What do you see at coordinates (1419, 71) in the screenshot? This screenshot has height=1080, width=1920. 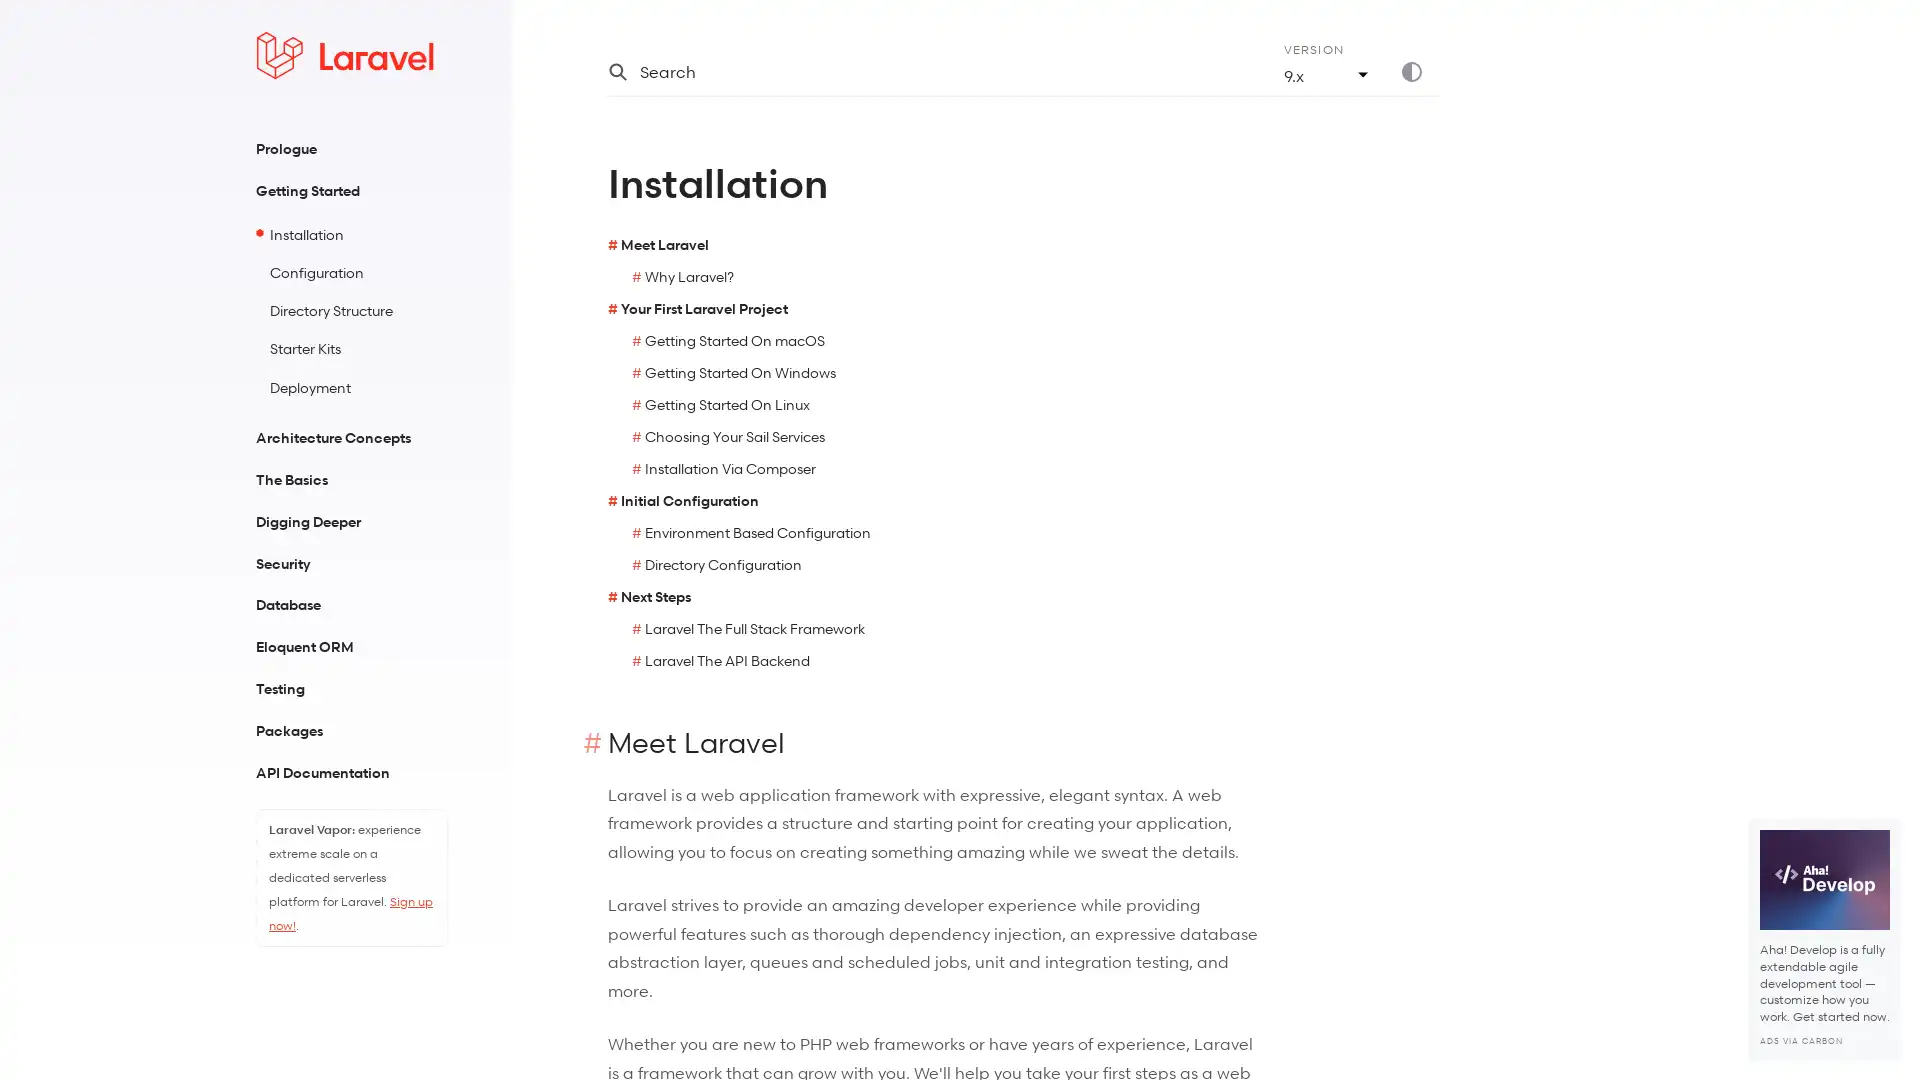 I see `Switch to dark mode` at bounding box center [1419, 71].